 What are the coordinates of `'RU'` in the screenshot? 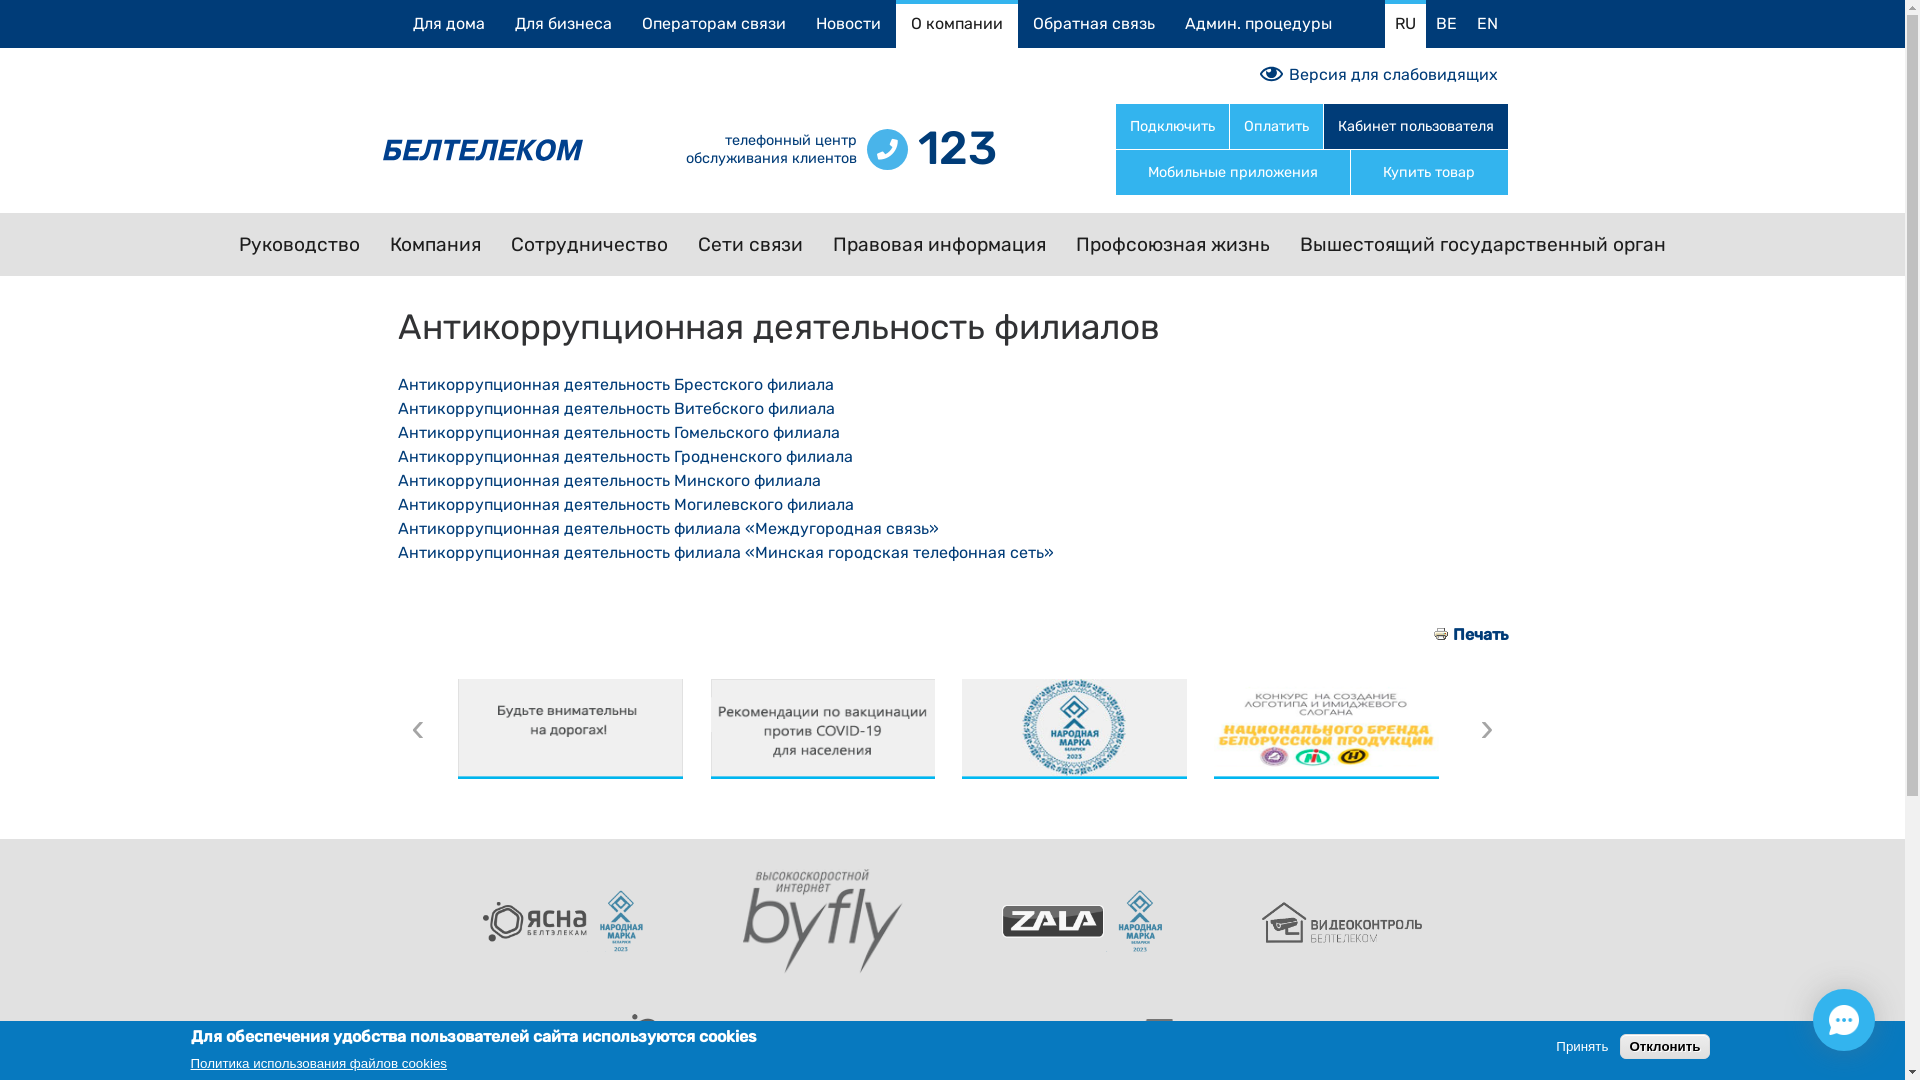 It's located at (1403, 23).